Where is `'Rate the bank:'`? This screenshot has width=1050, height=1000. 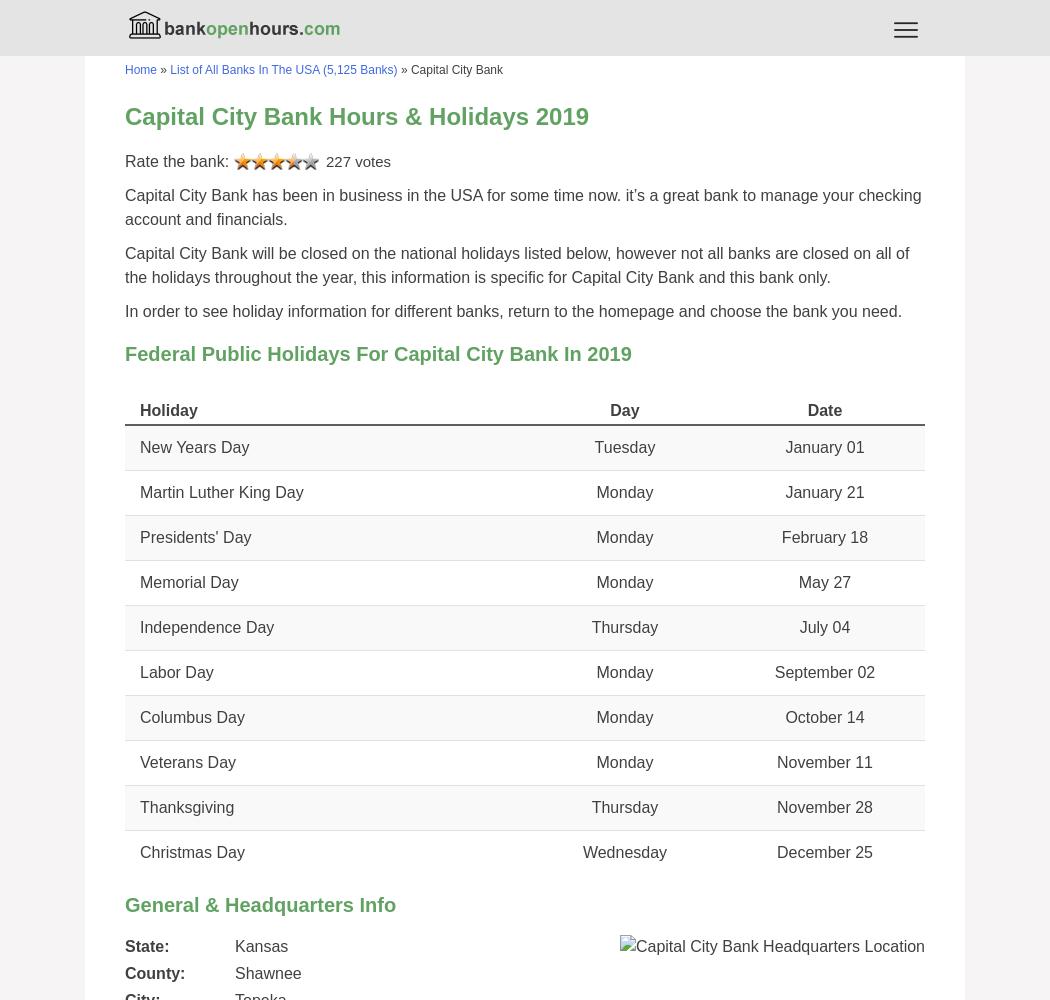 'Rate the bank:' is located at coordinates (179, 161).